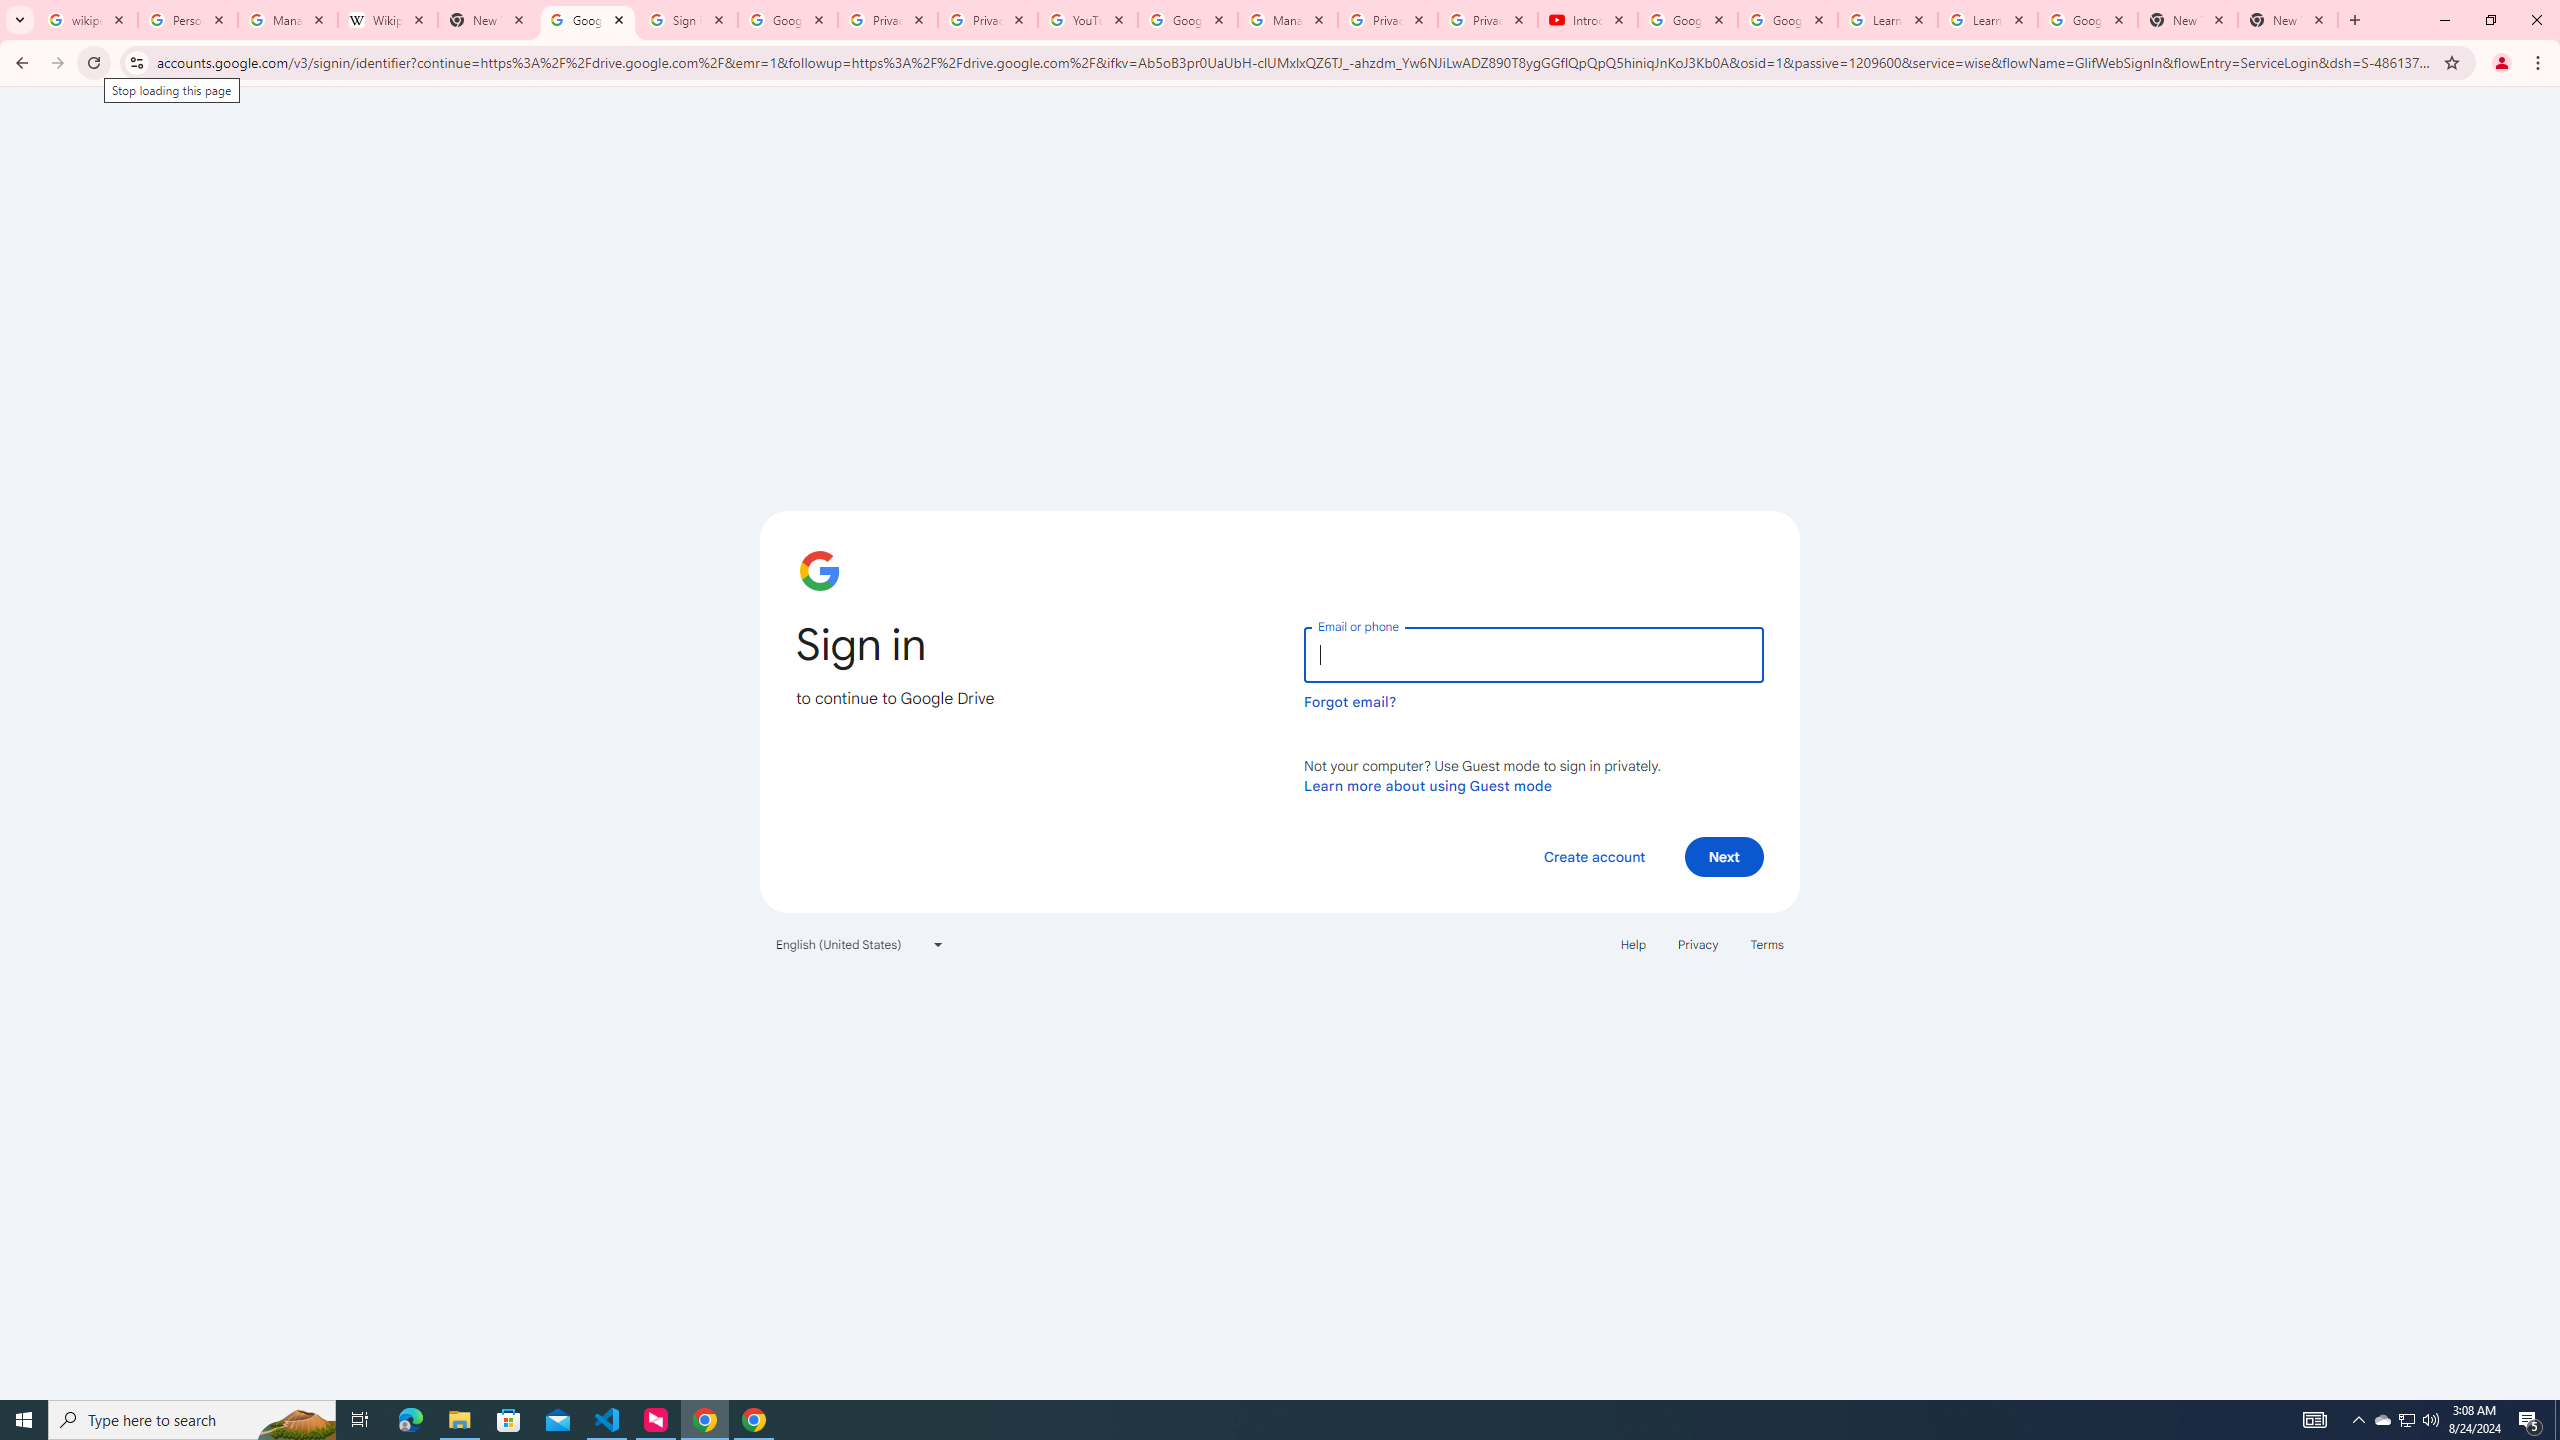  I want to click on 'Sign in - Google Accounts', so click(688, 19).